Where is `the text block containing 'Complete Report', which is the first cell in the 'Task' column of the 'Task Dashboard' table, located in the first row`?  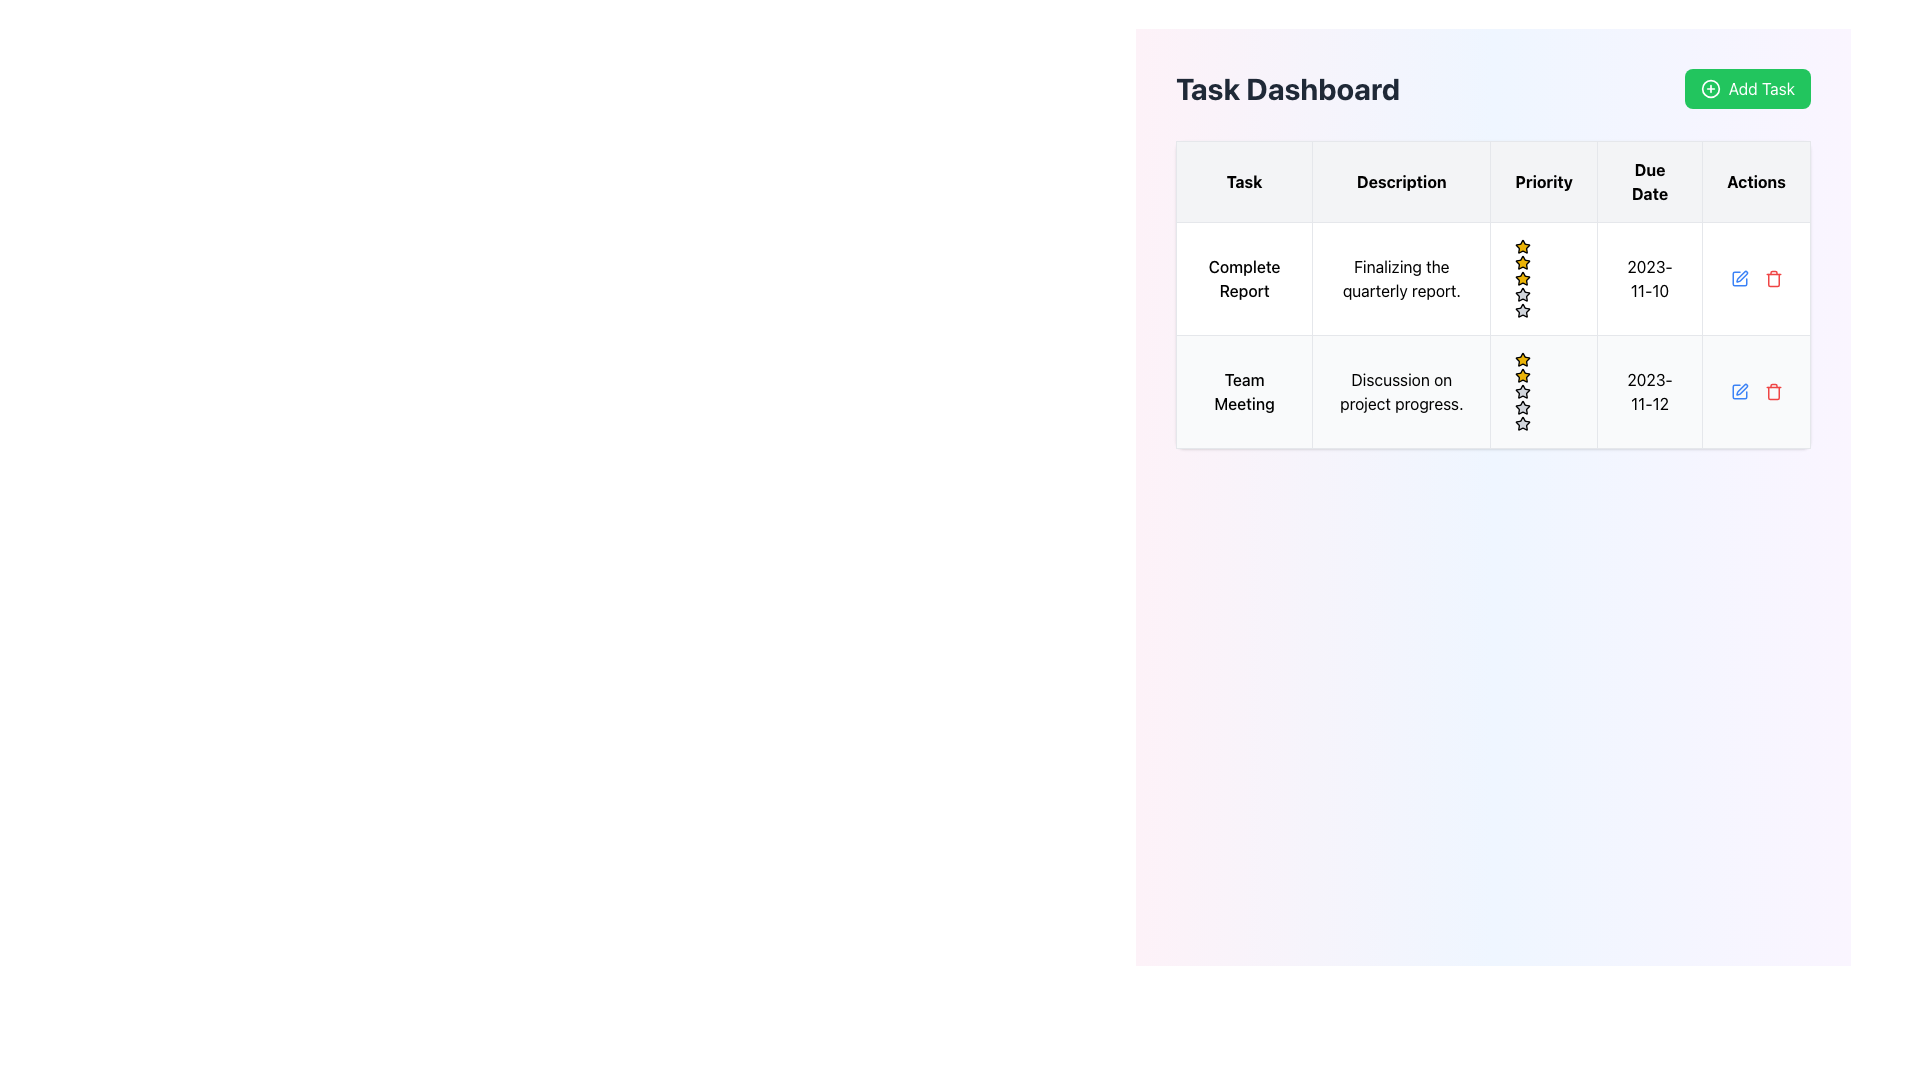
the text block containing 'Complete Report', which is the first cell in the 'Task' column of the 'Task Dashboard' table, located in the first row is located at coordinates (1243, 278).